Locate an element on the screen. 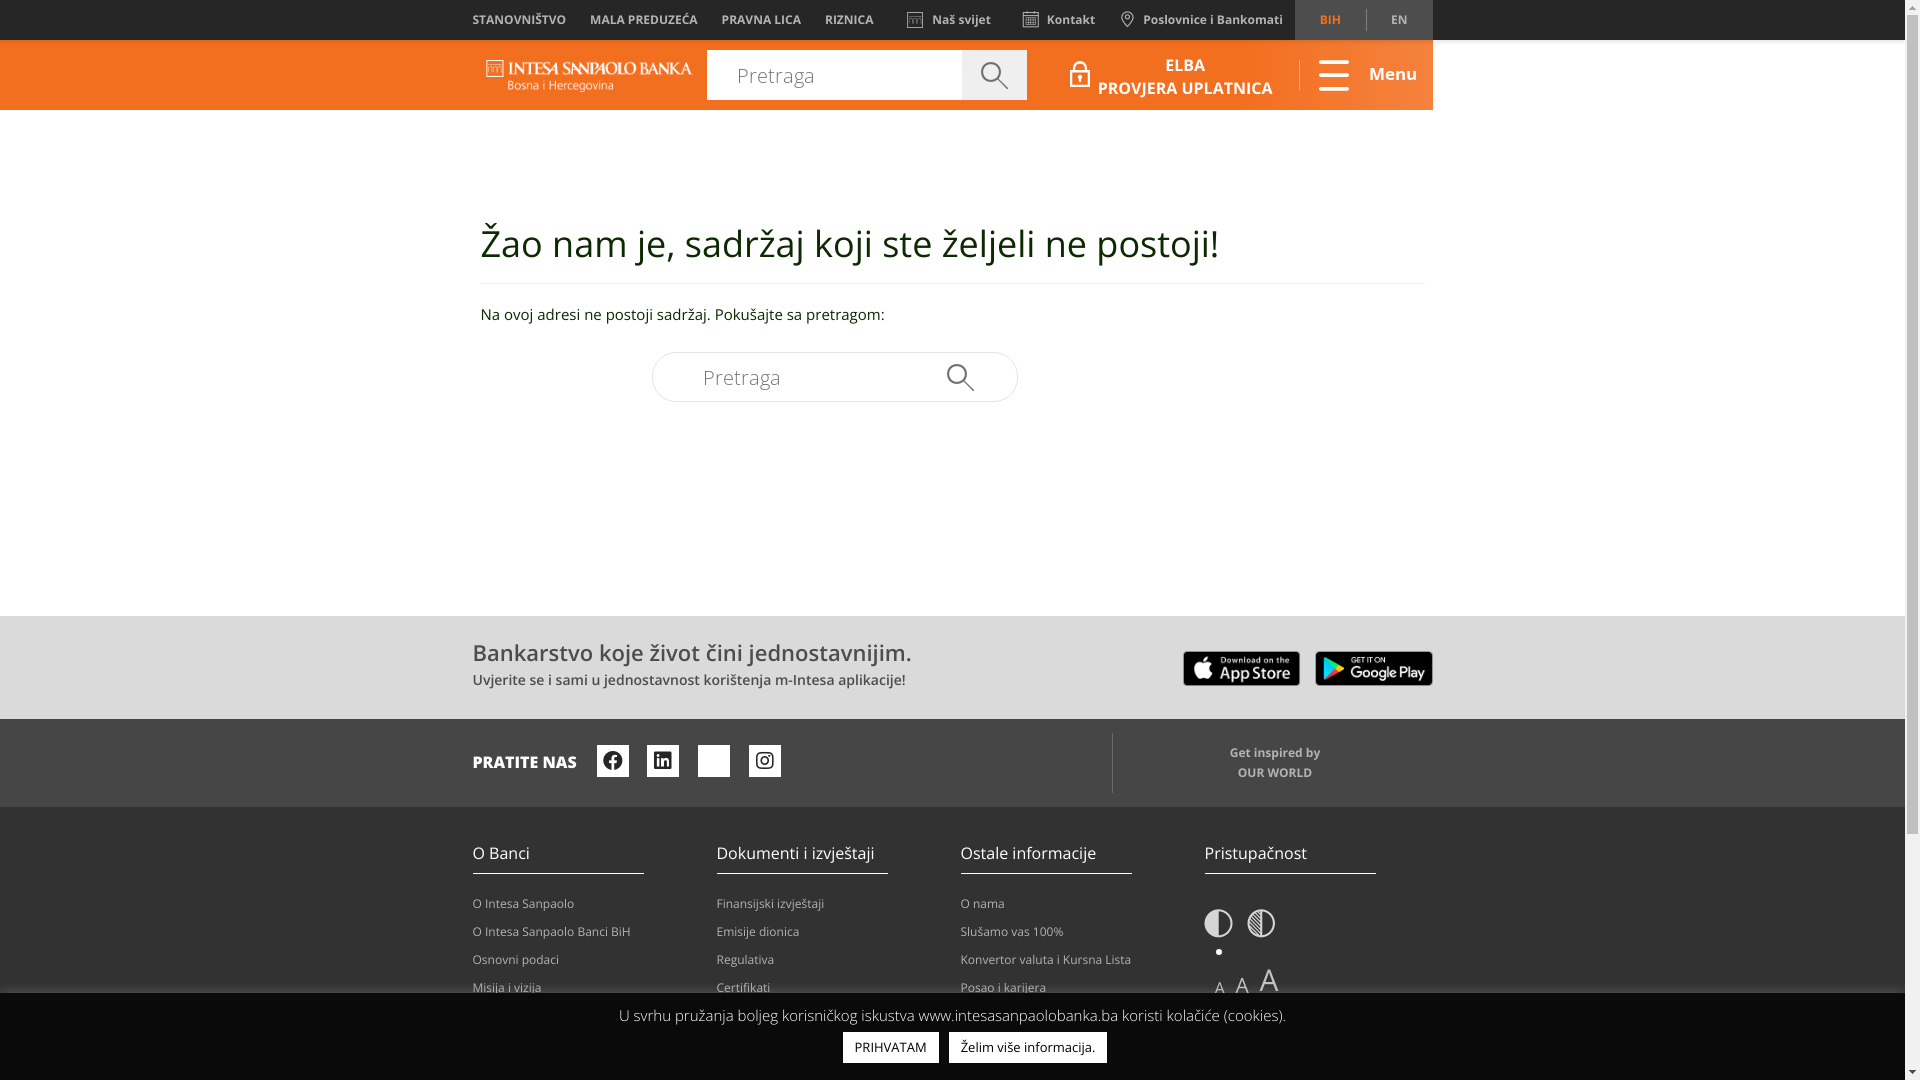  'Certifikati' is located at coordinates (830, 986).